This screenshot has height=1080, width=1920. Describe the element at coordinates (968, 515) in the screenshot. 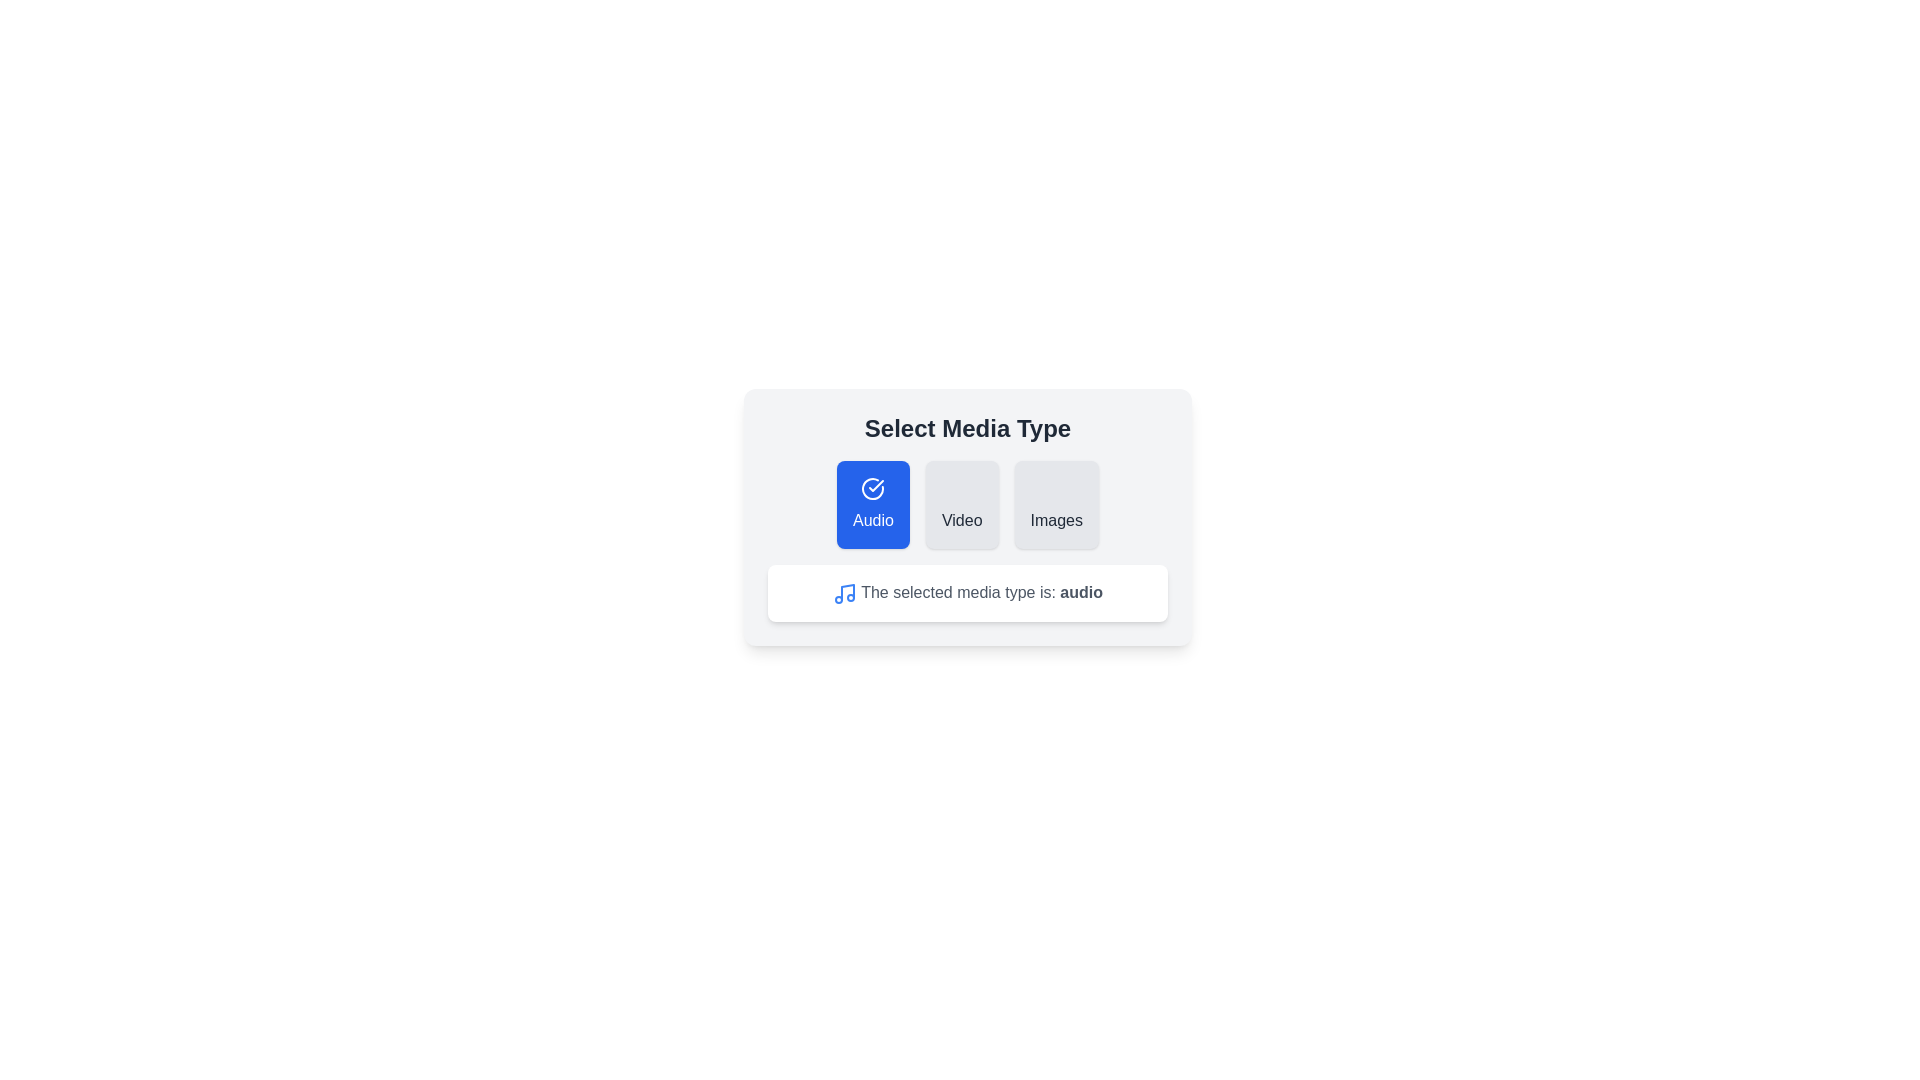

I see `the Interactive selection panel located below the title 'Select Media Type'` at that location.